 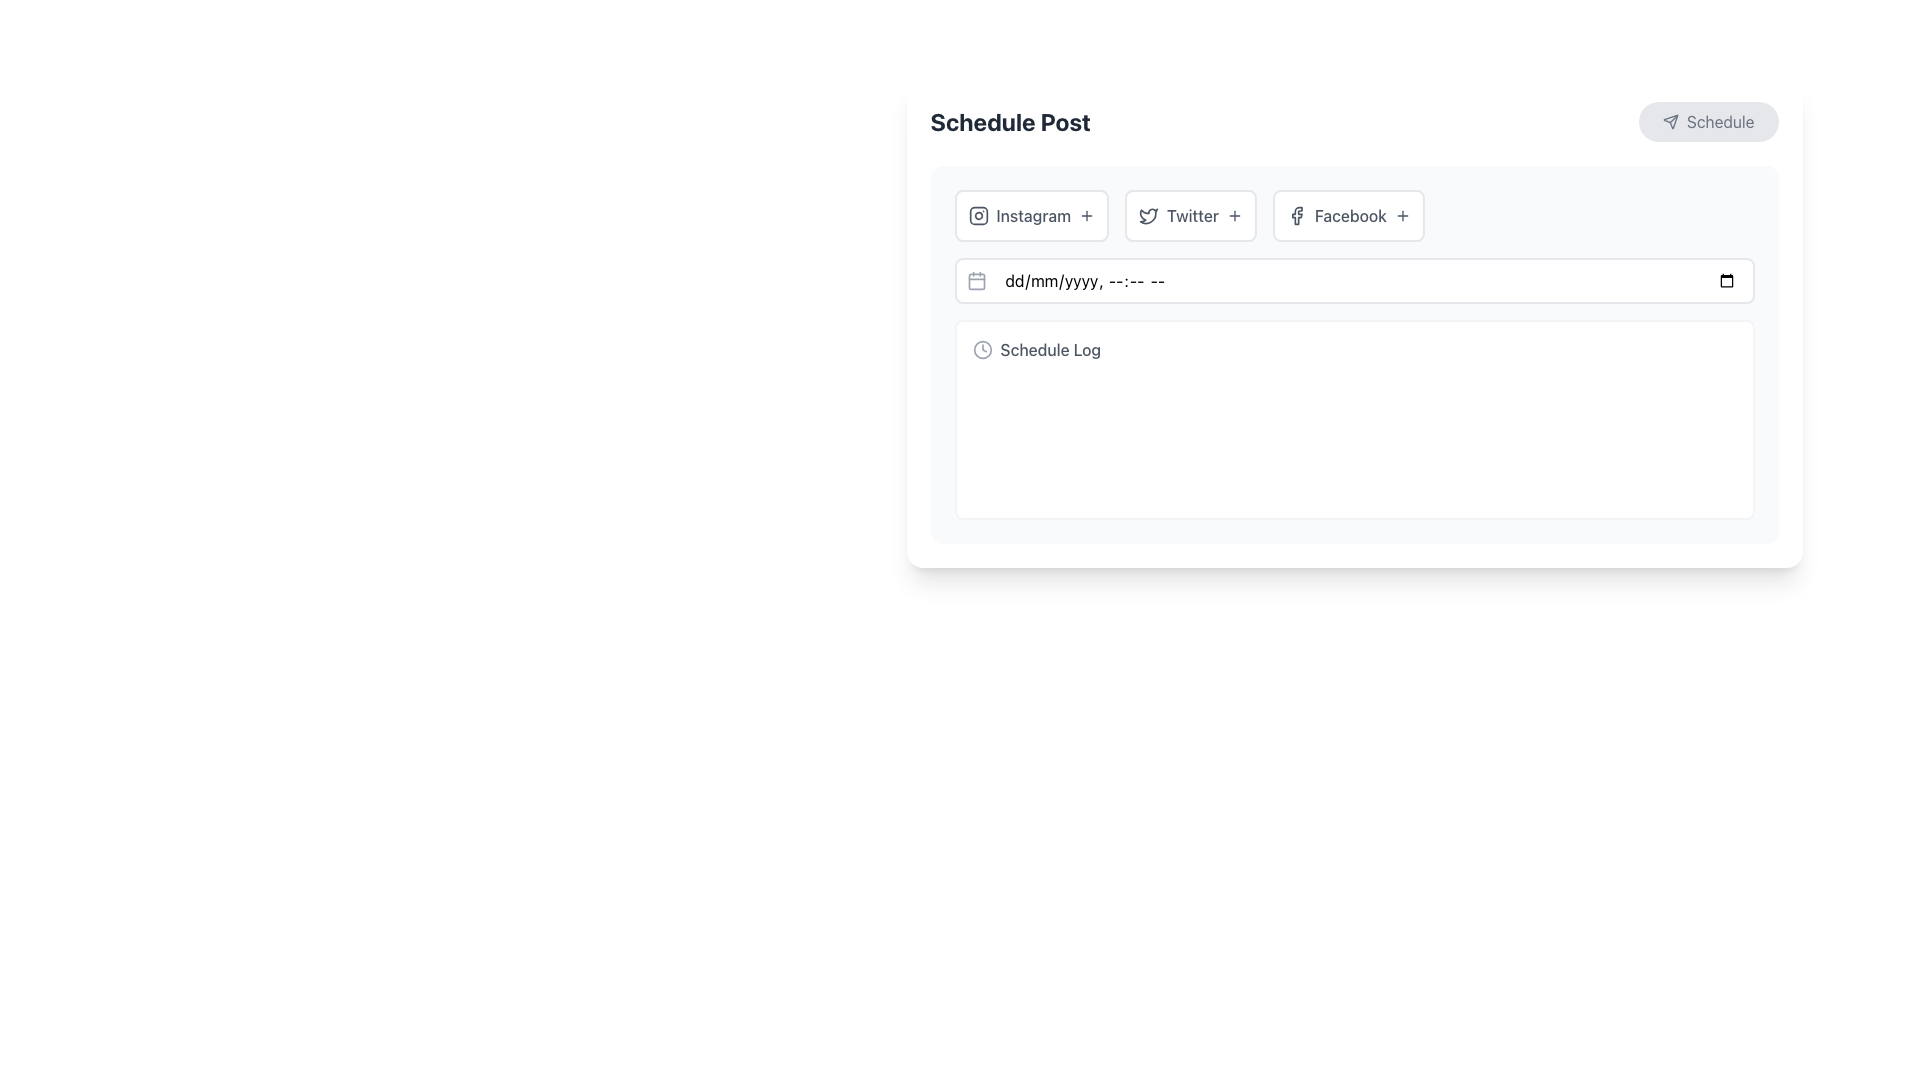 I want to click on the Twitter decorative logo icon located within the Twitter button, positioned centrally between the Instagram and Facebook buttons, so click(x=1148, y=216).